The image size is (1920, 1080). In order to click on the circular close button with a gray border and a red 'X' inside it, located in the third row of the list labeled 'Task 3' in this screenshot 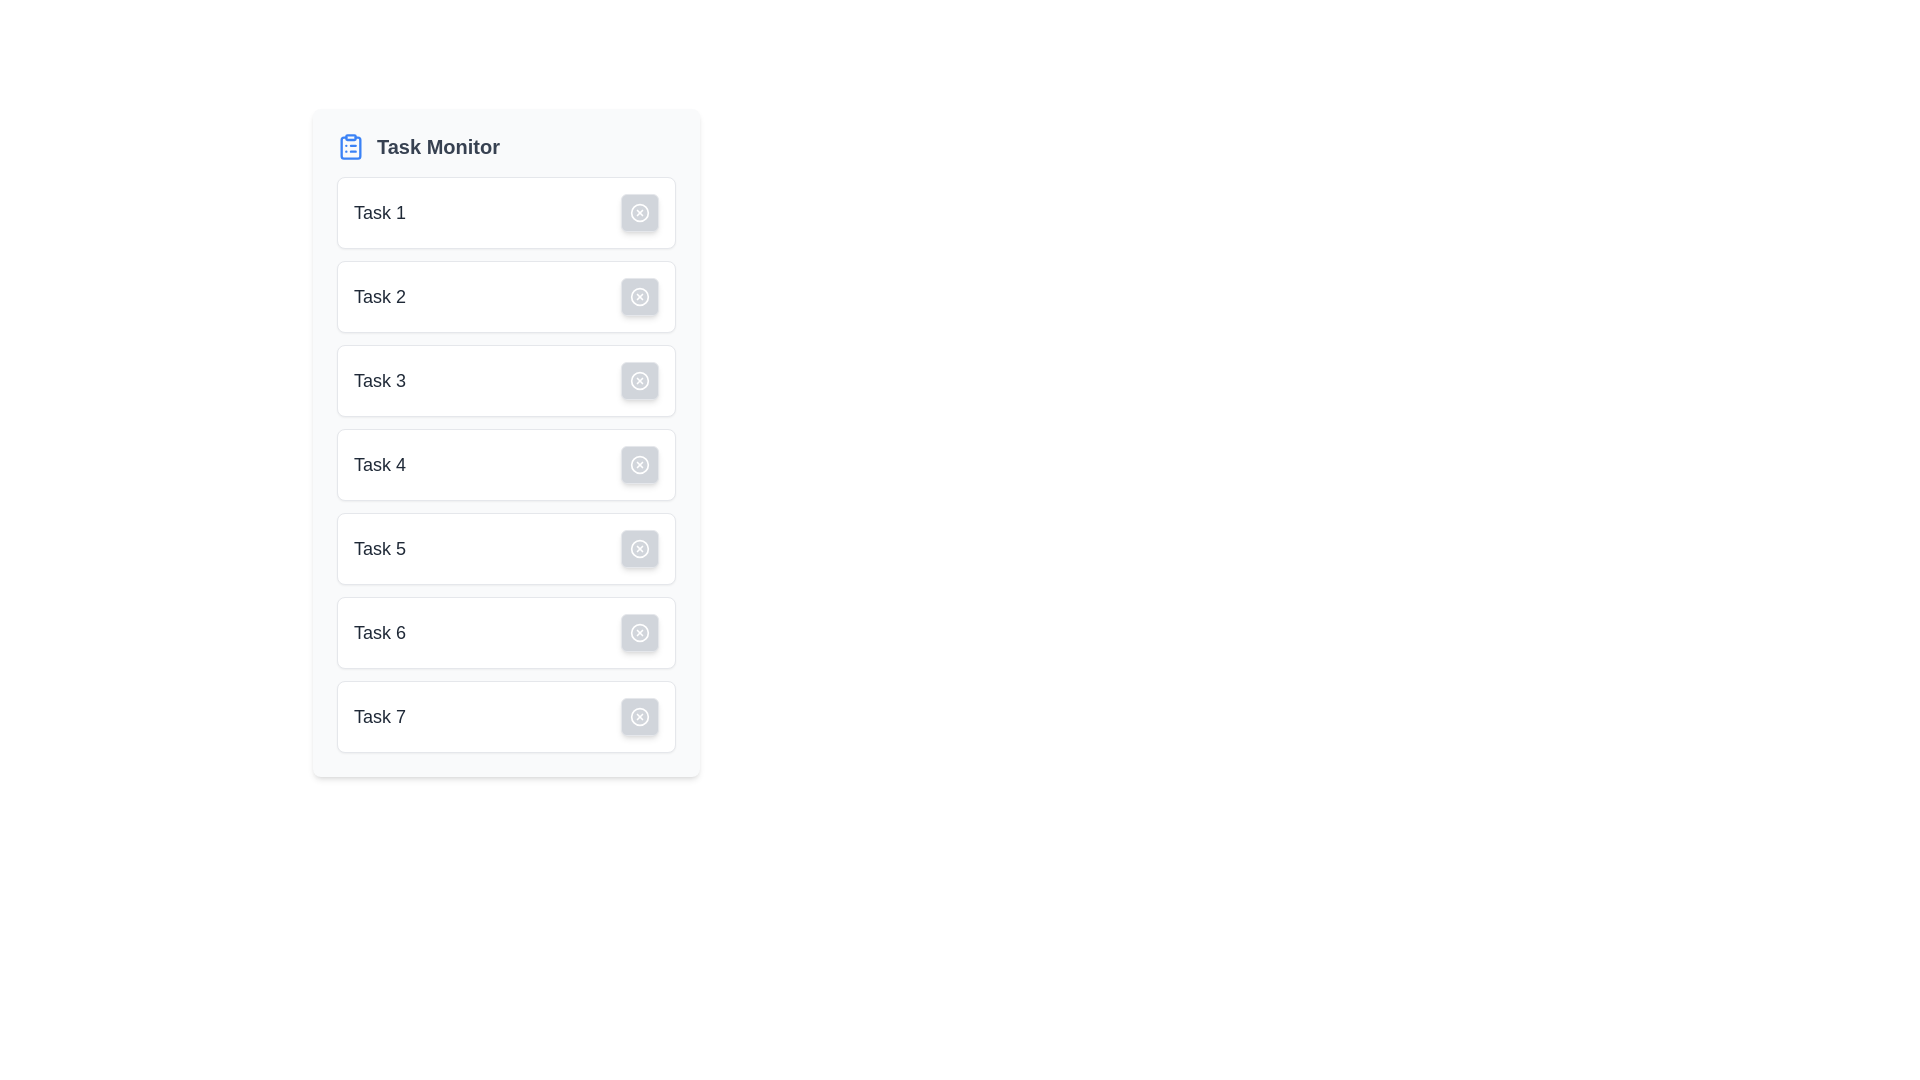, I will do `click(638, 381)`.